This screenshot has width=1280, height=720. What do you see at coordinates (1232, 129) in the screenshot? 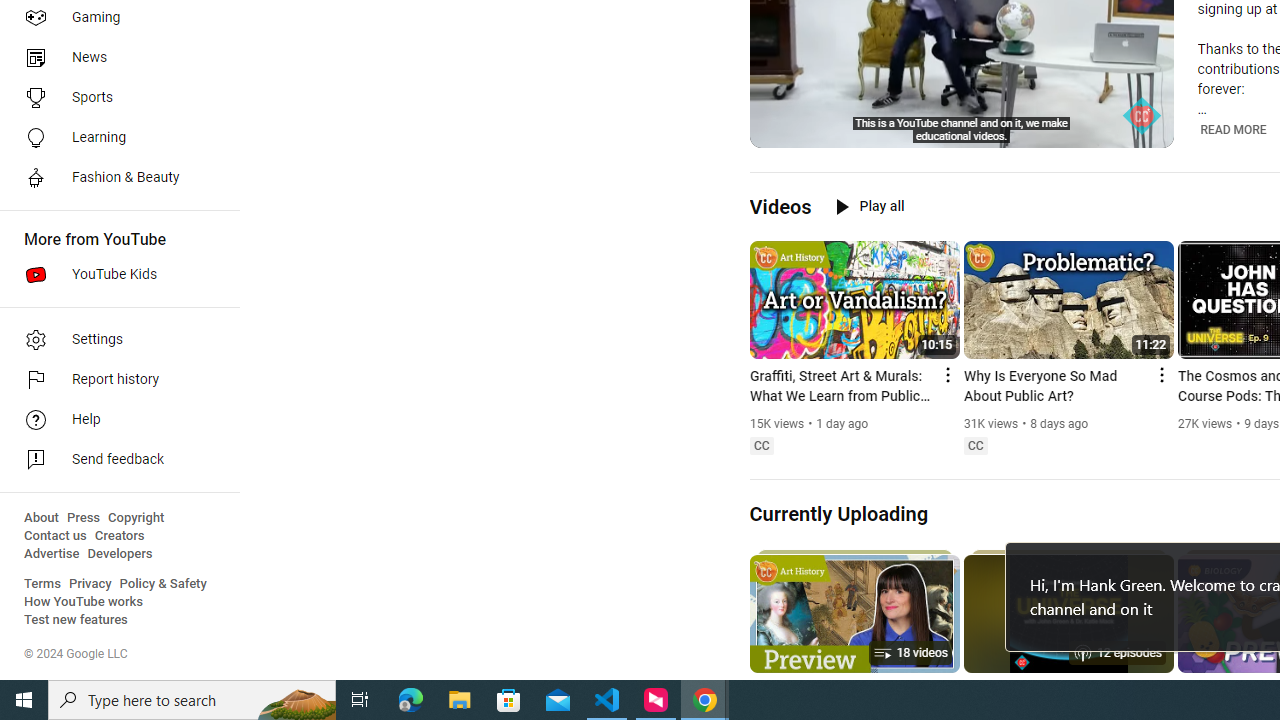
I see `'READ MORE'` at bounding box center [1232, 129].